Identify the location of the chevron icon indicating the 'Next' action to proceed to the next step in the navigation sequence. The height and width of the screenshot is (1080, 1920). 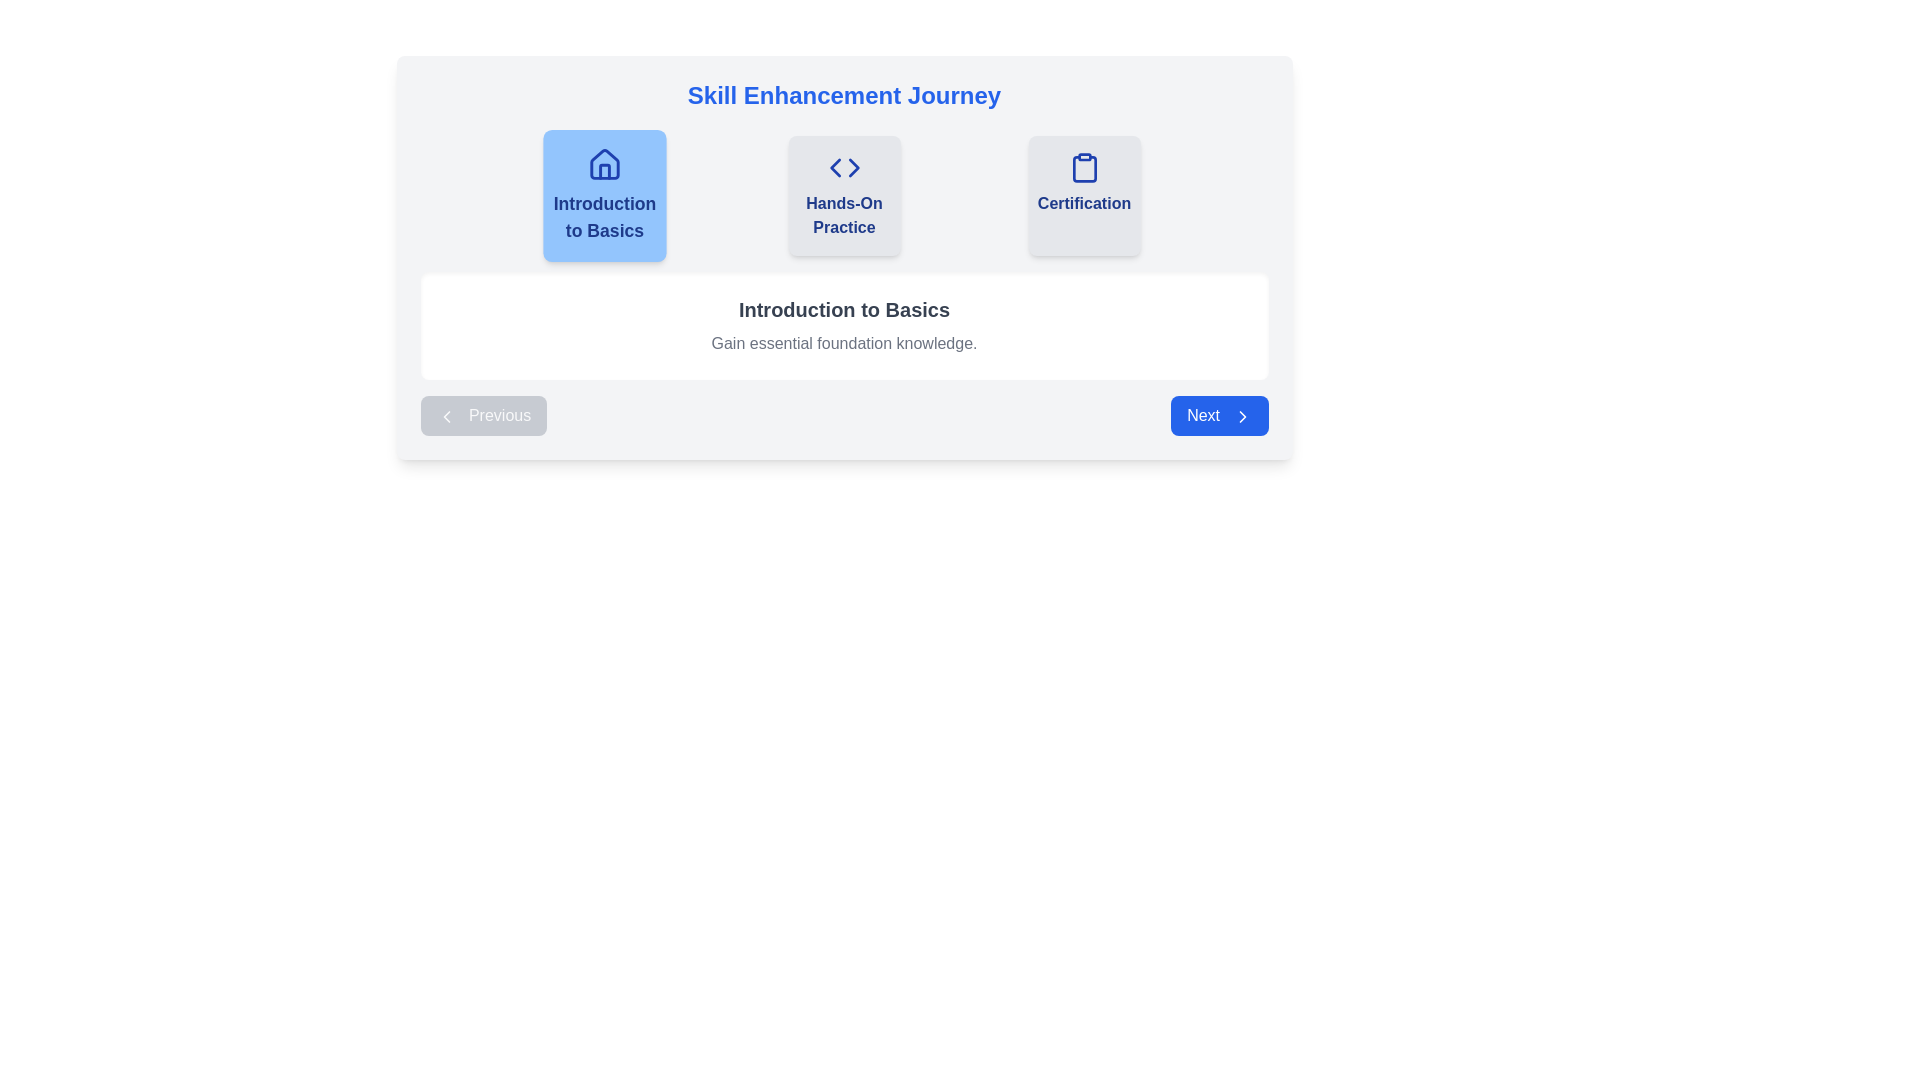
(1241, 415).